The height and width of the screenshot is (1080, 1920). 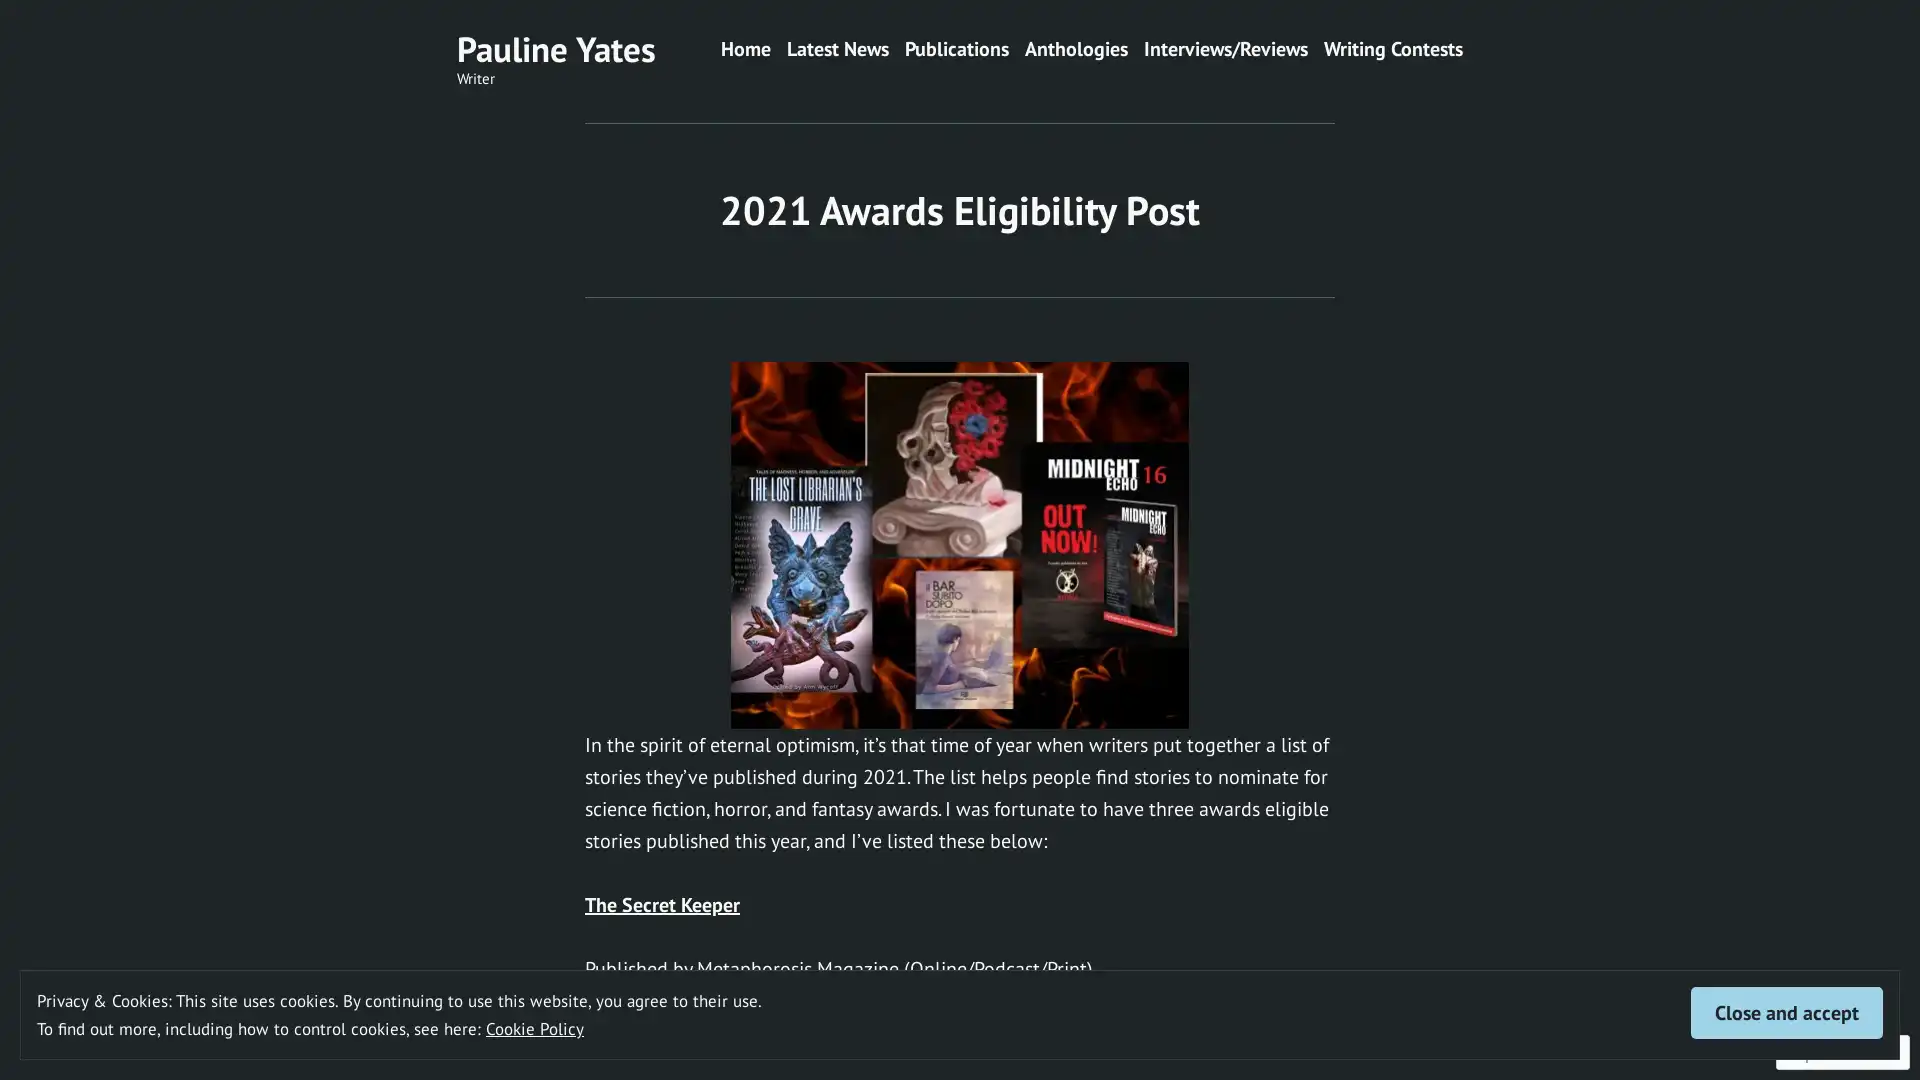 What do you see at coordinates (1786, 1013) in the screenshot?
I see `Close and accept` at bounding box center [1786, 1013].